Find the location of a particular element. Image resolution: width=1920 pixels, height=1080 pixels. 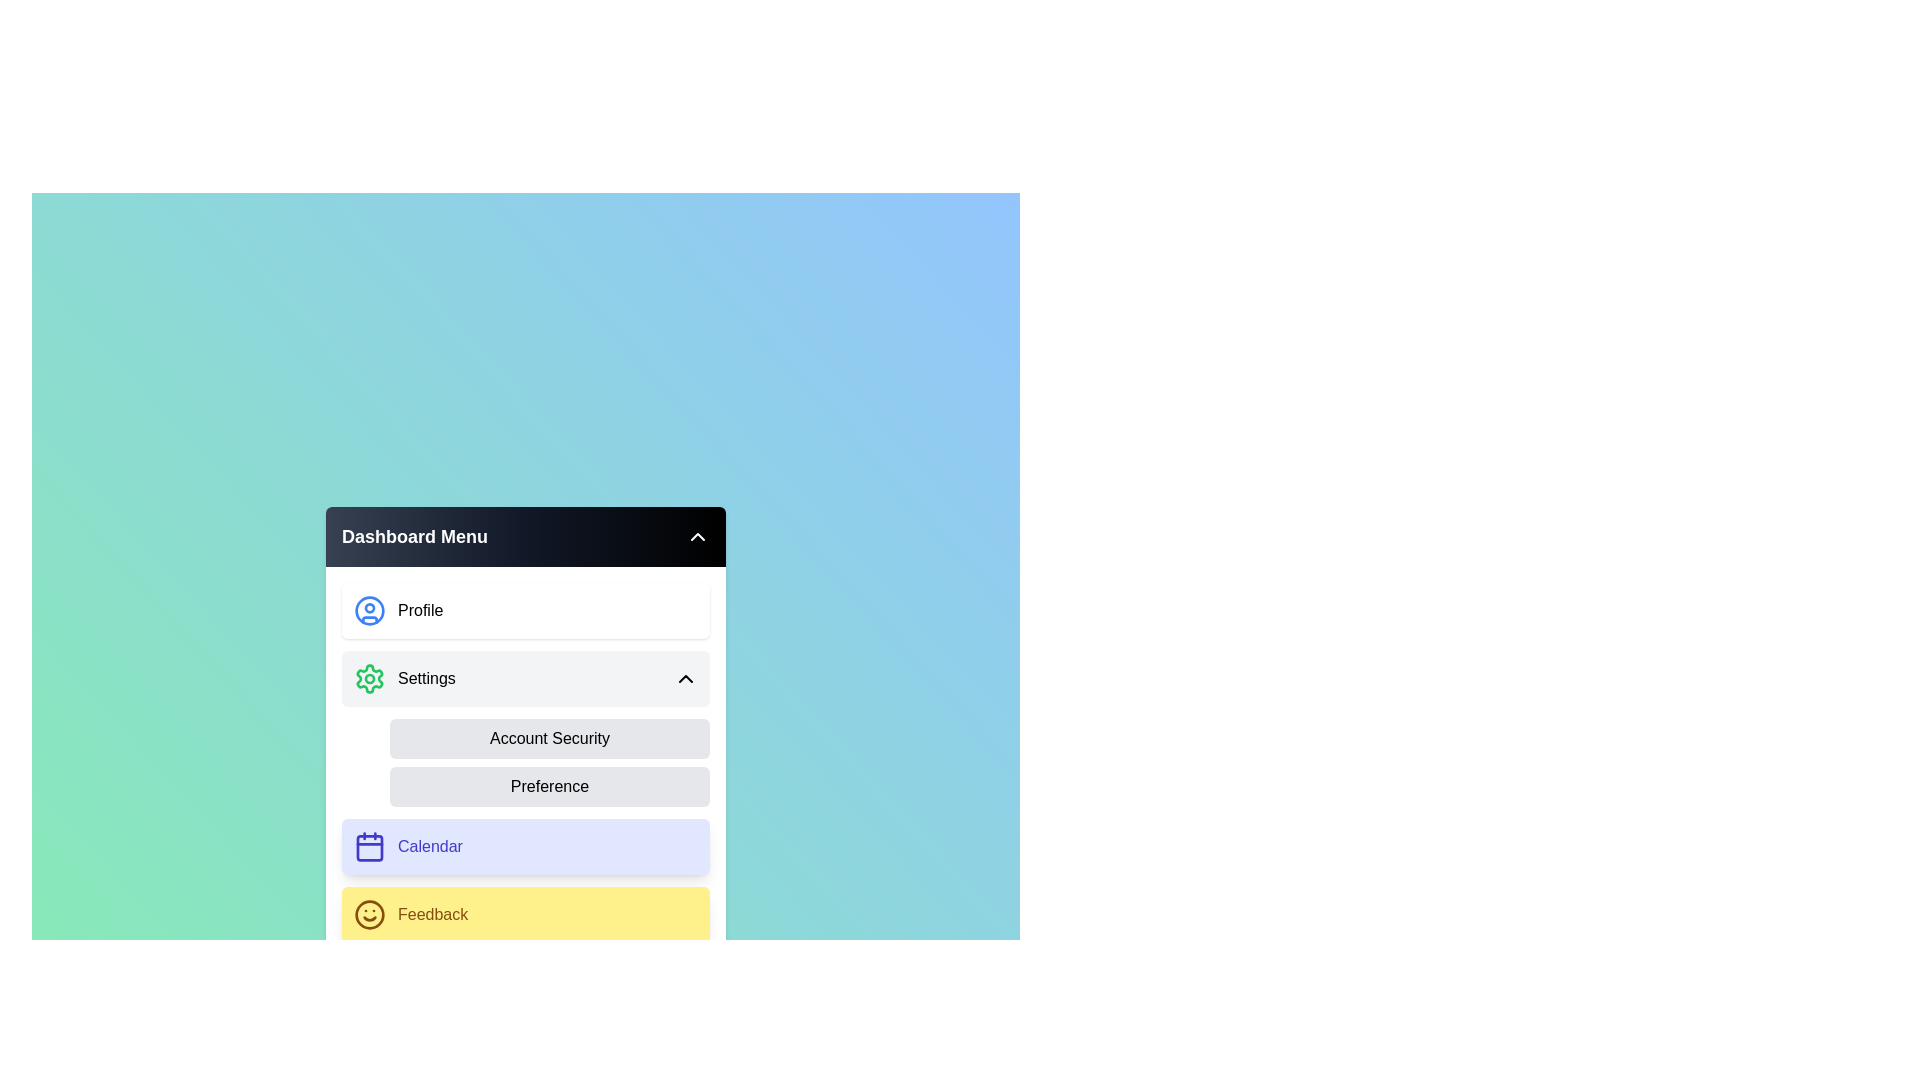

the rounded rectangular shape within the calendar icon, which is part of the main navigation menu, located to the left of the 'Calendar' text is located at coordinates (369, 848).